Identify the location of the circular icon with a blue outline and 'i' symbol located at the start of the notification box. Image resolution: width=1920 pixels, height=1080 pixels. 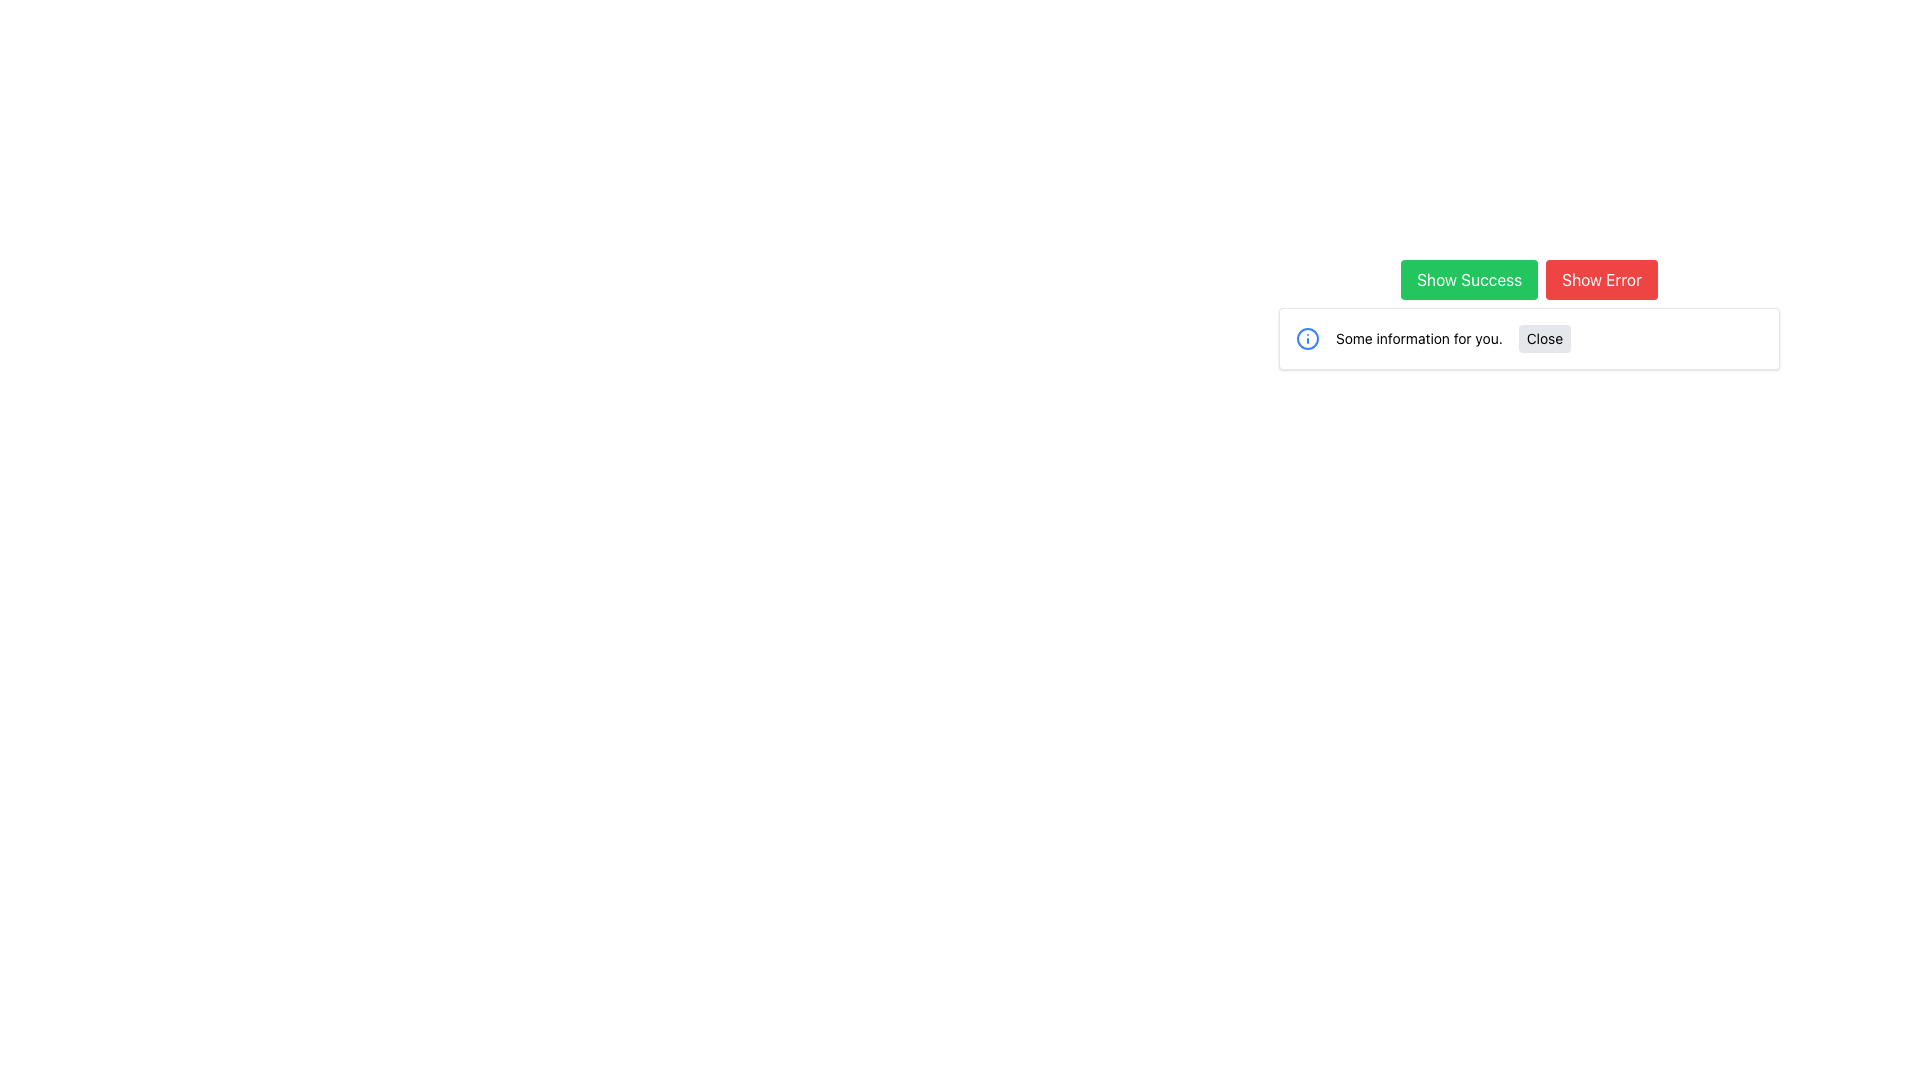
(1308, 338).